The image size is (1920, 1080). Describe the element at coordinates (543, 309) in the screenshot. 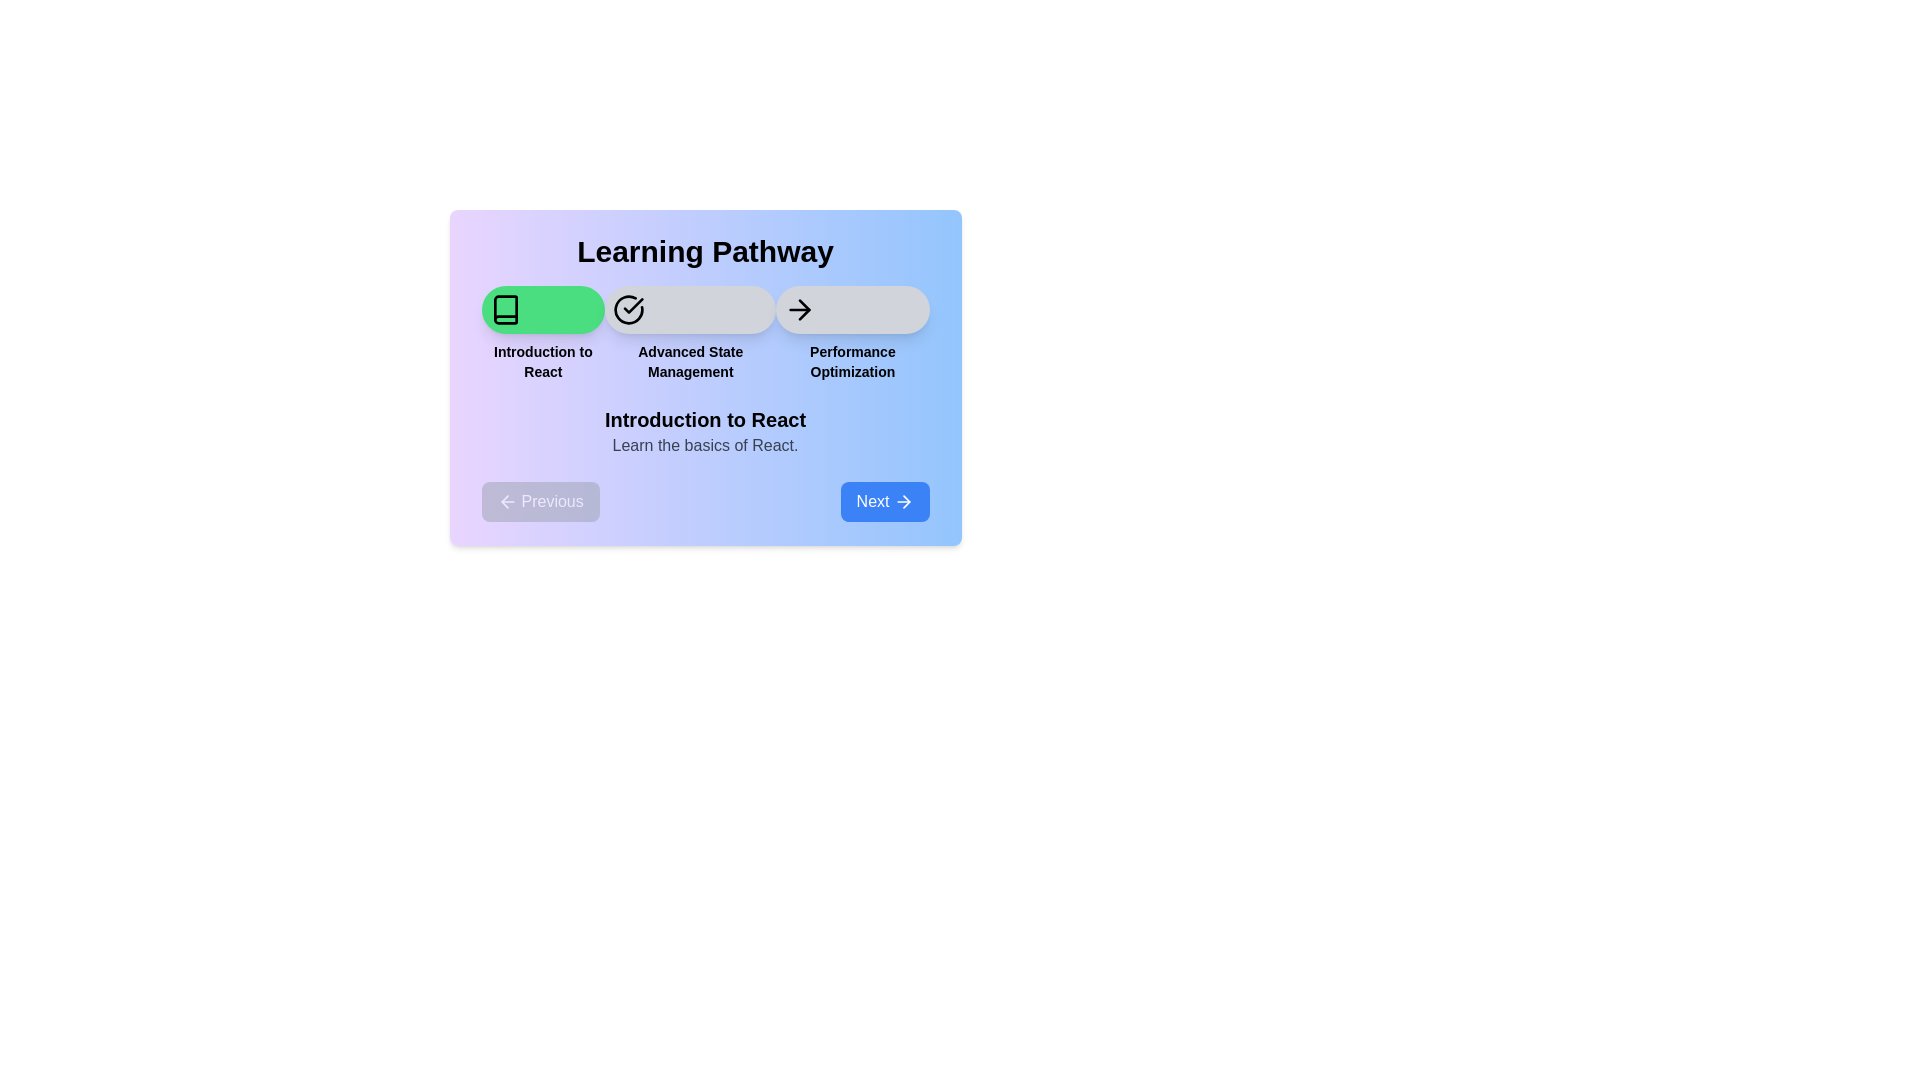

I see `the step icon corresponding to Introduction to React` at that location.